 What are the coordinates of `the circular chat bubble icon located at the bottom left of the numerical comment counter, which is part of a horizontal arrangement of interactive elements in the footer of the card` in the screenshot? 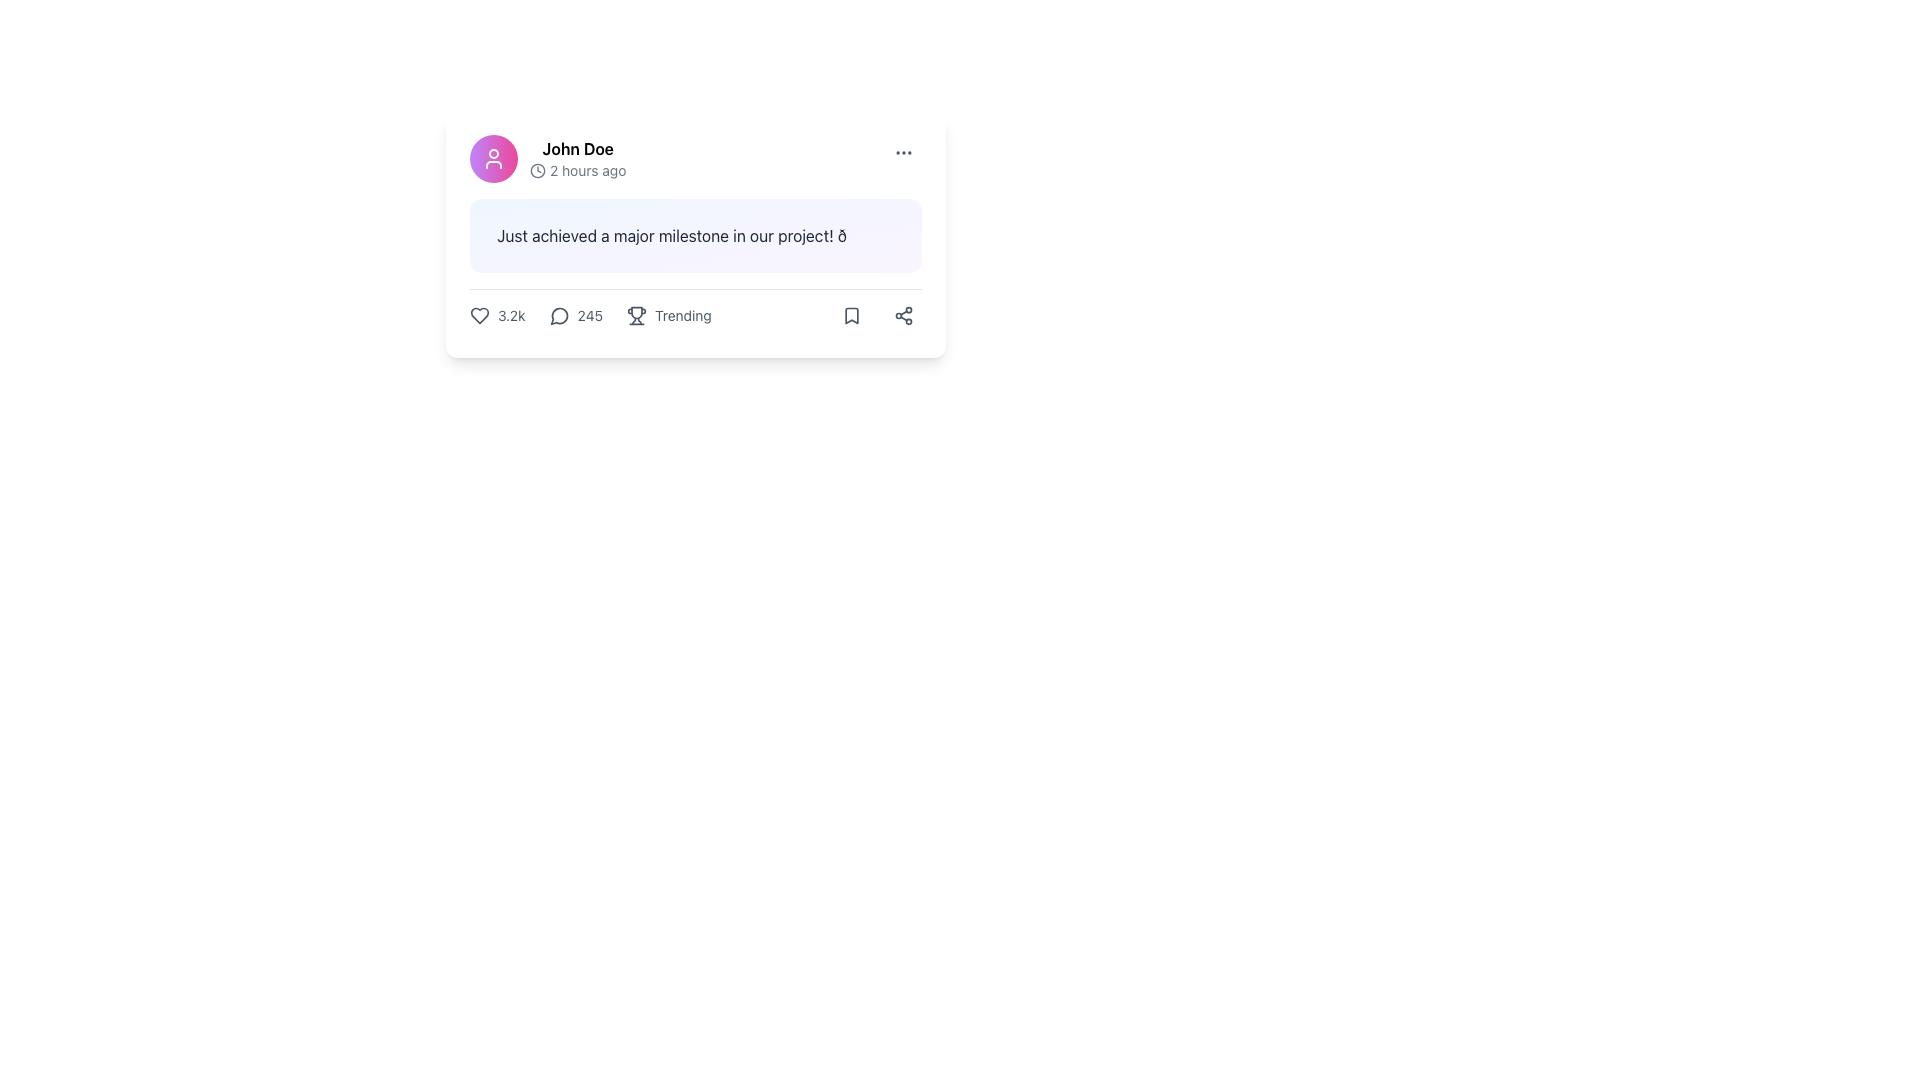 It's located at (559, 315).